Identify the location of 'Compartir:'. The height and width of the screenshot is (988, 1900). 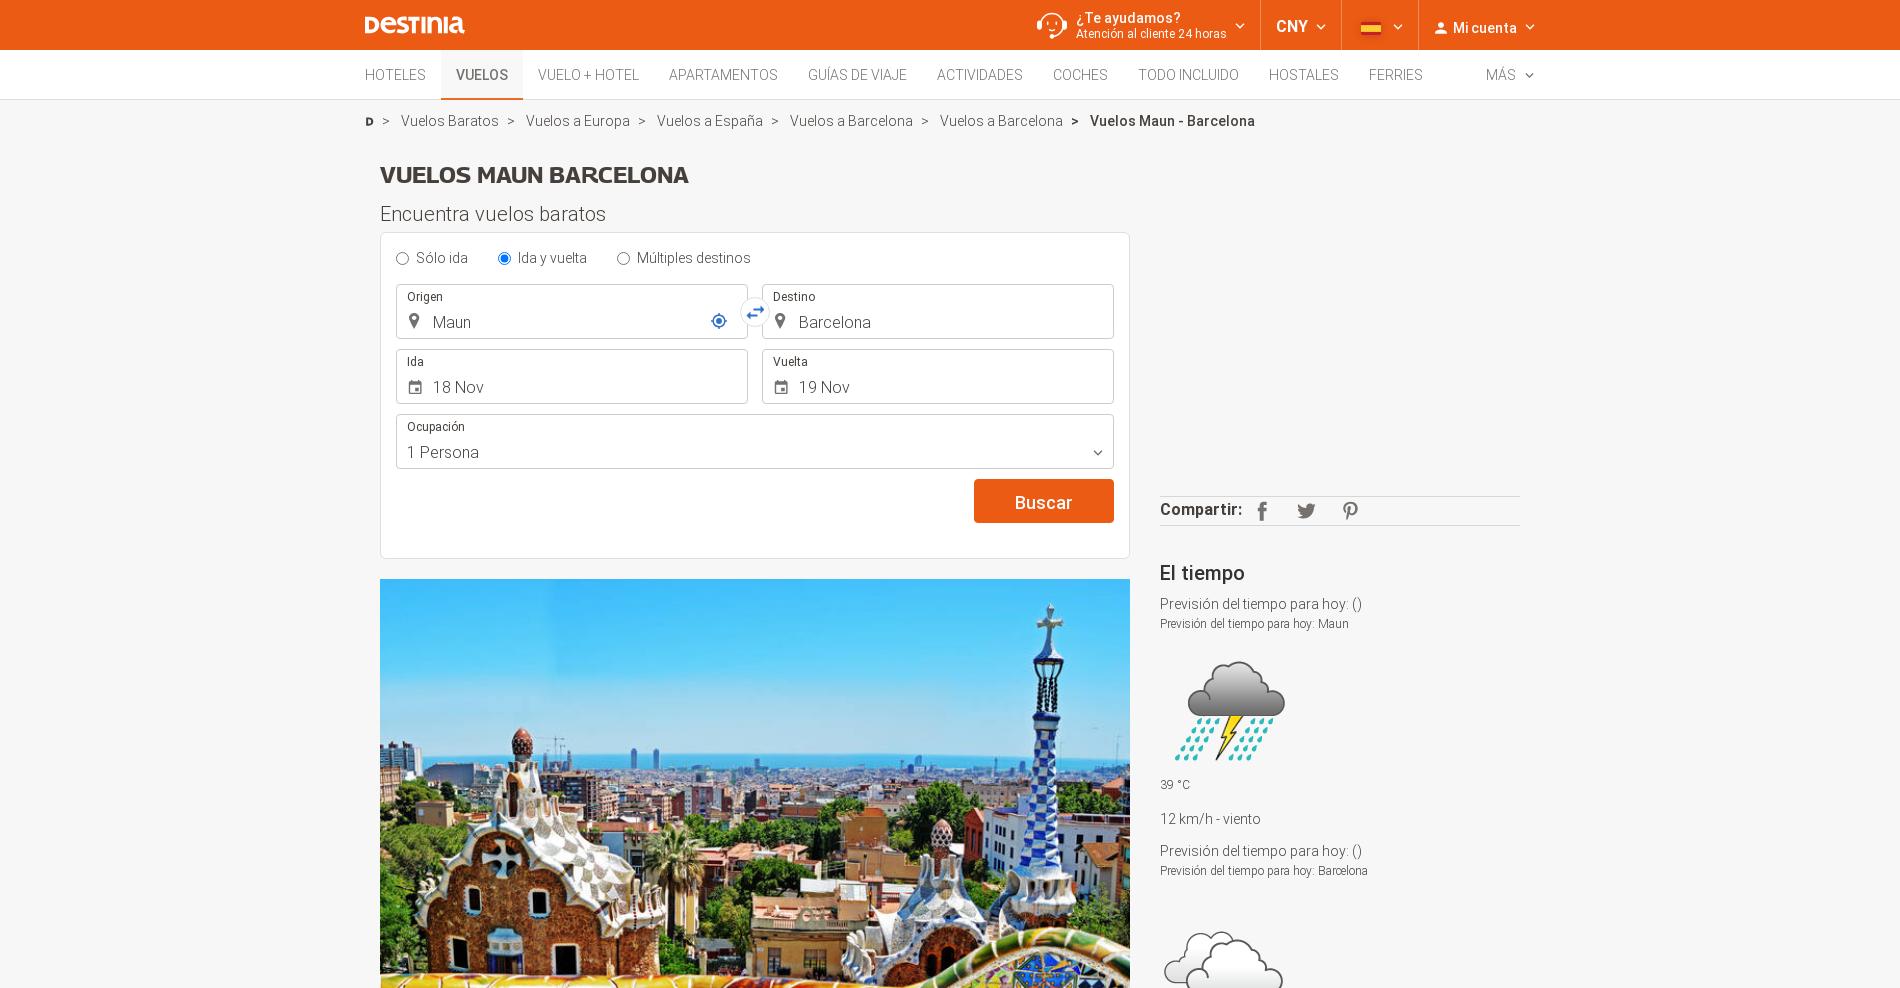
(1159, 507).